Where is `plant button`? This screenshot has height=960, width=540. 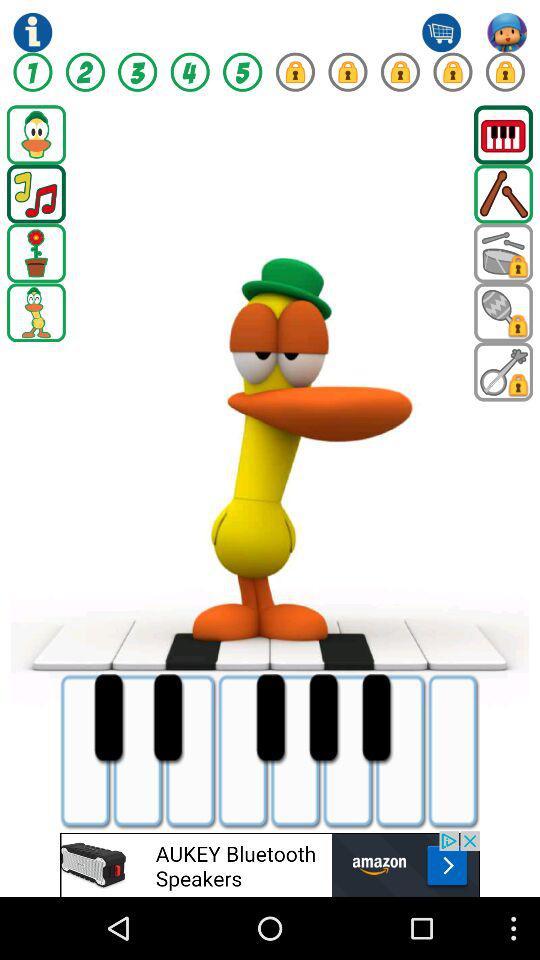 plant button is located at coordinates (36, 252).